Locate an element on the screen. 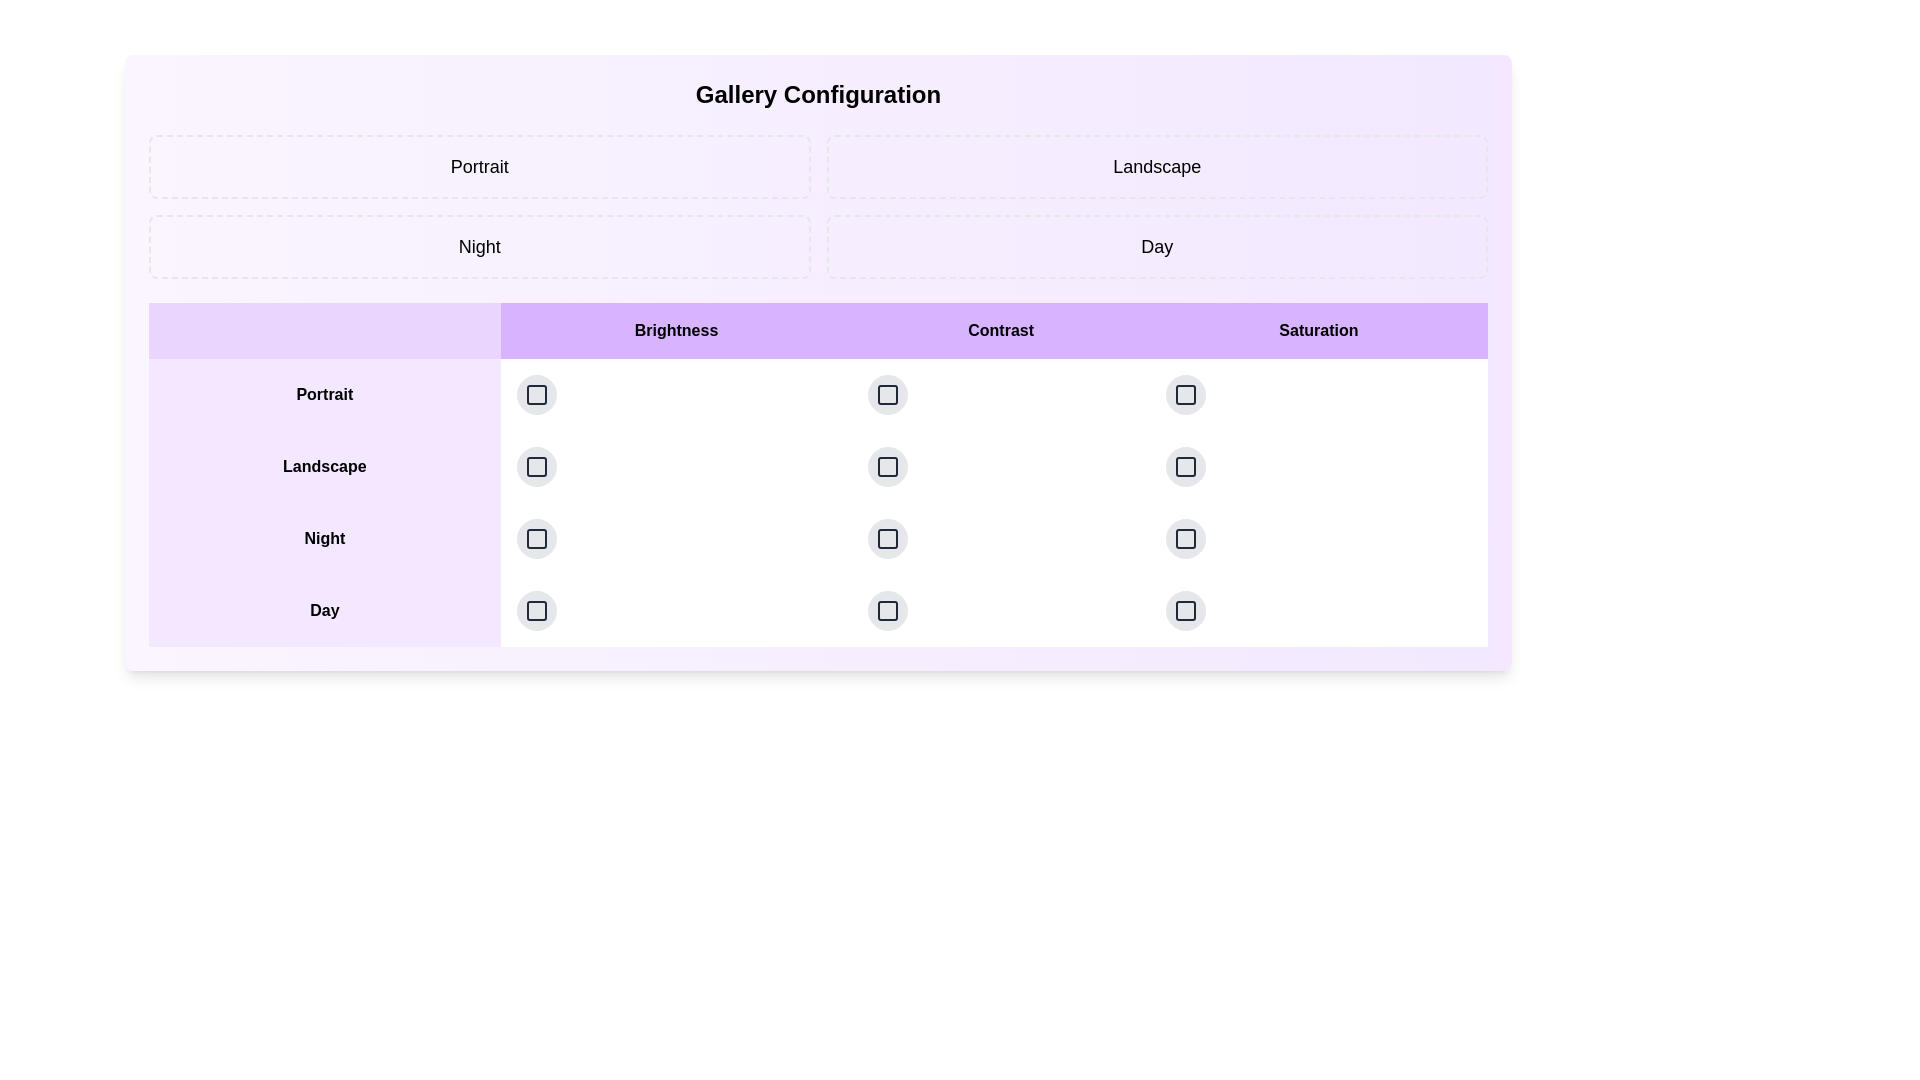  the small, square-shaped button with rounded edges under the 'Brightness' column and 'Landscape' row is located at coordinates (536, 466).